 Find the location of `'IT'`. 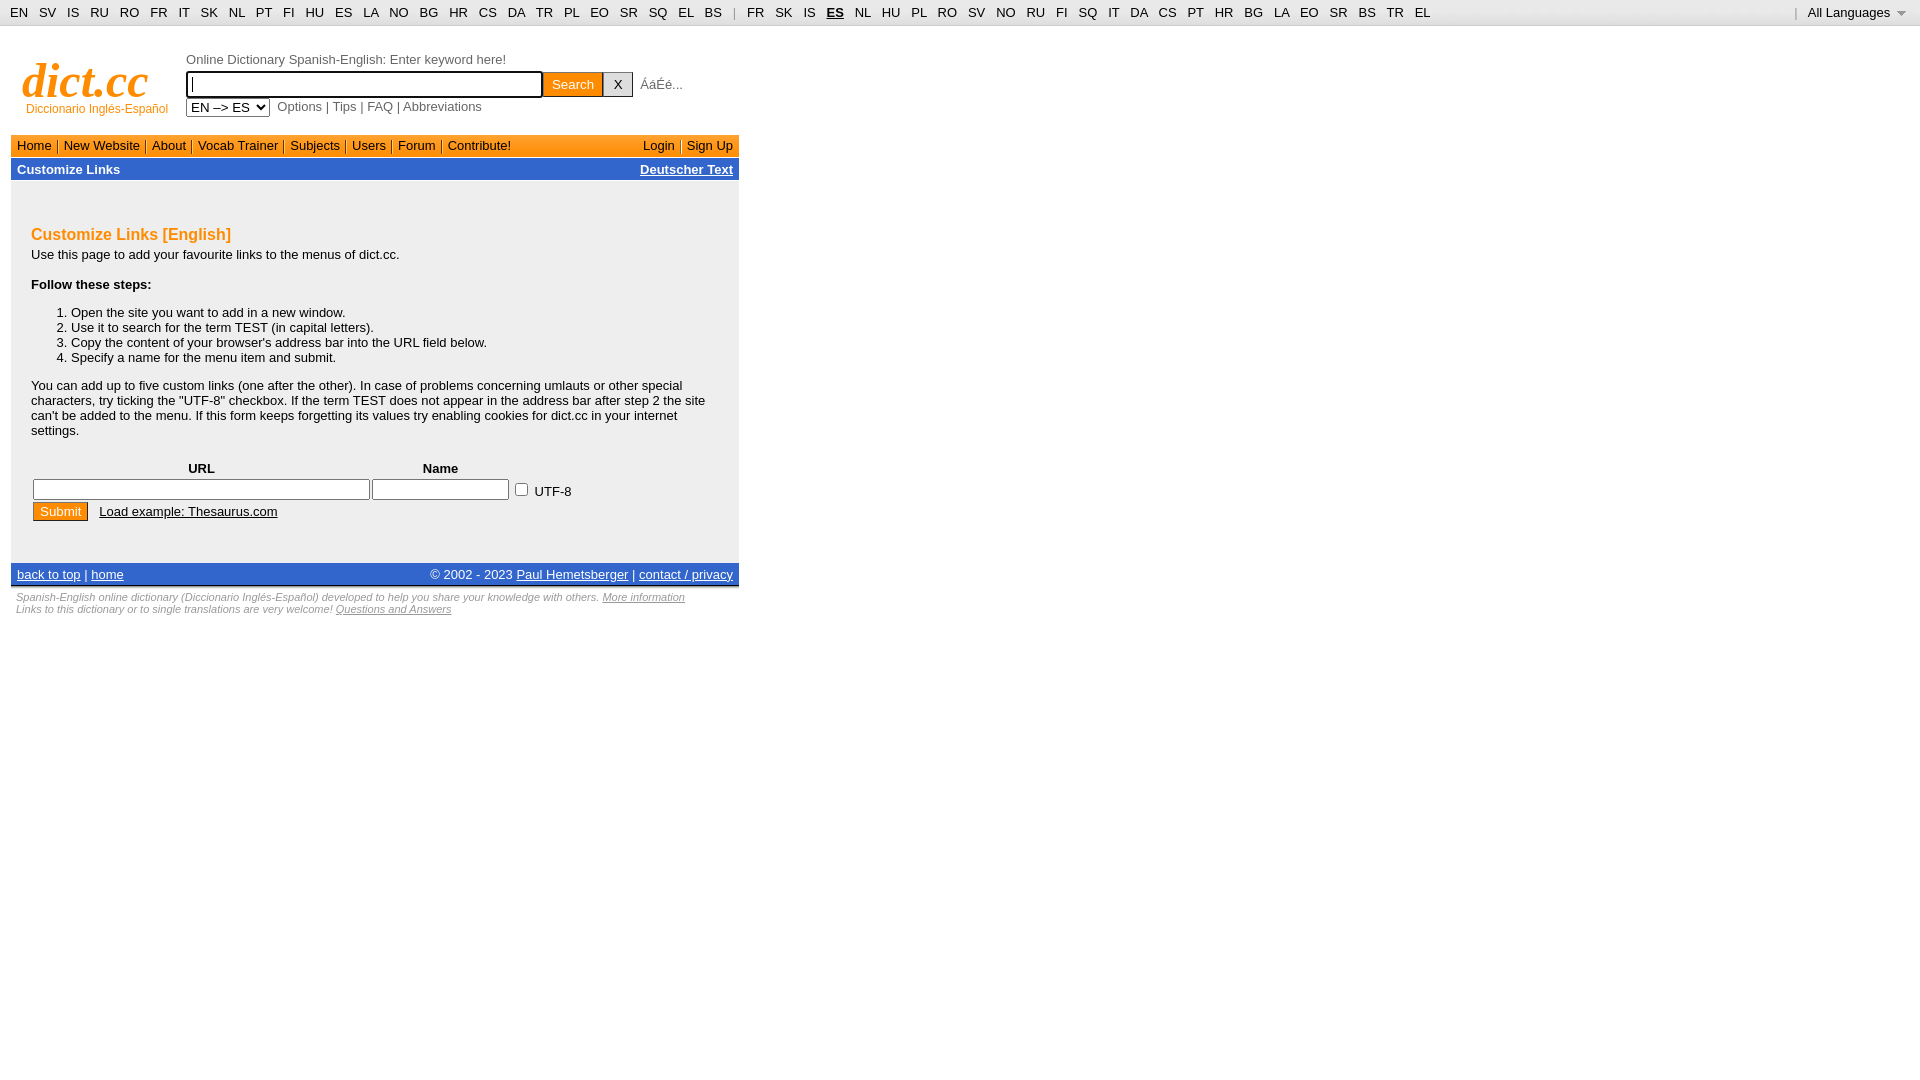

'IT' is located at coordinates (1112, 12).